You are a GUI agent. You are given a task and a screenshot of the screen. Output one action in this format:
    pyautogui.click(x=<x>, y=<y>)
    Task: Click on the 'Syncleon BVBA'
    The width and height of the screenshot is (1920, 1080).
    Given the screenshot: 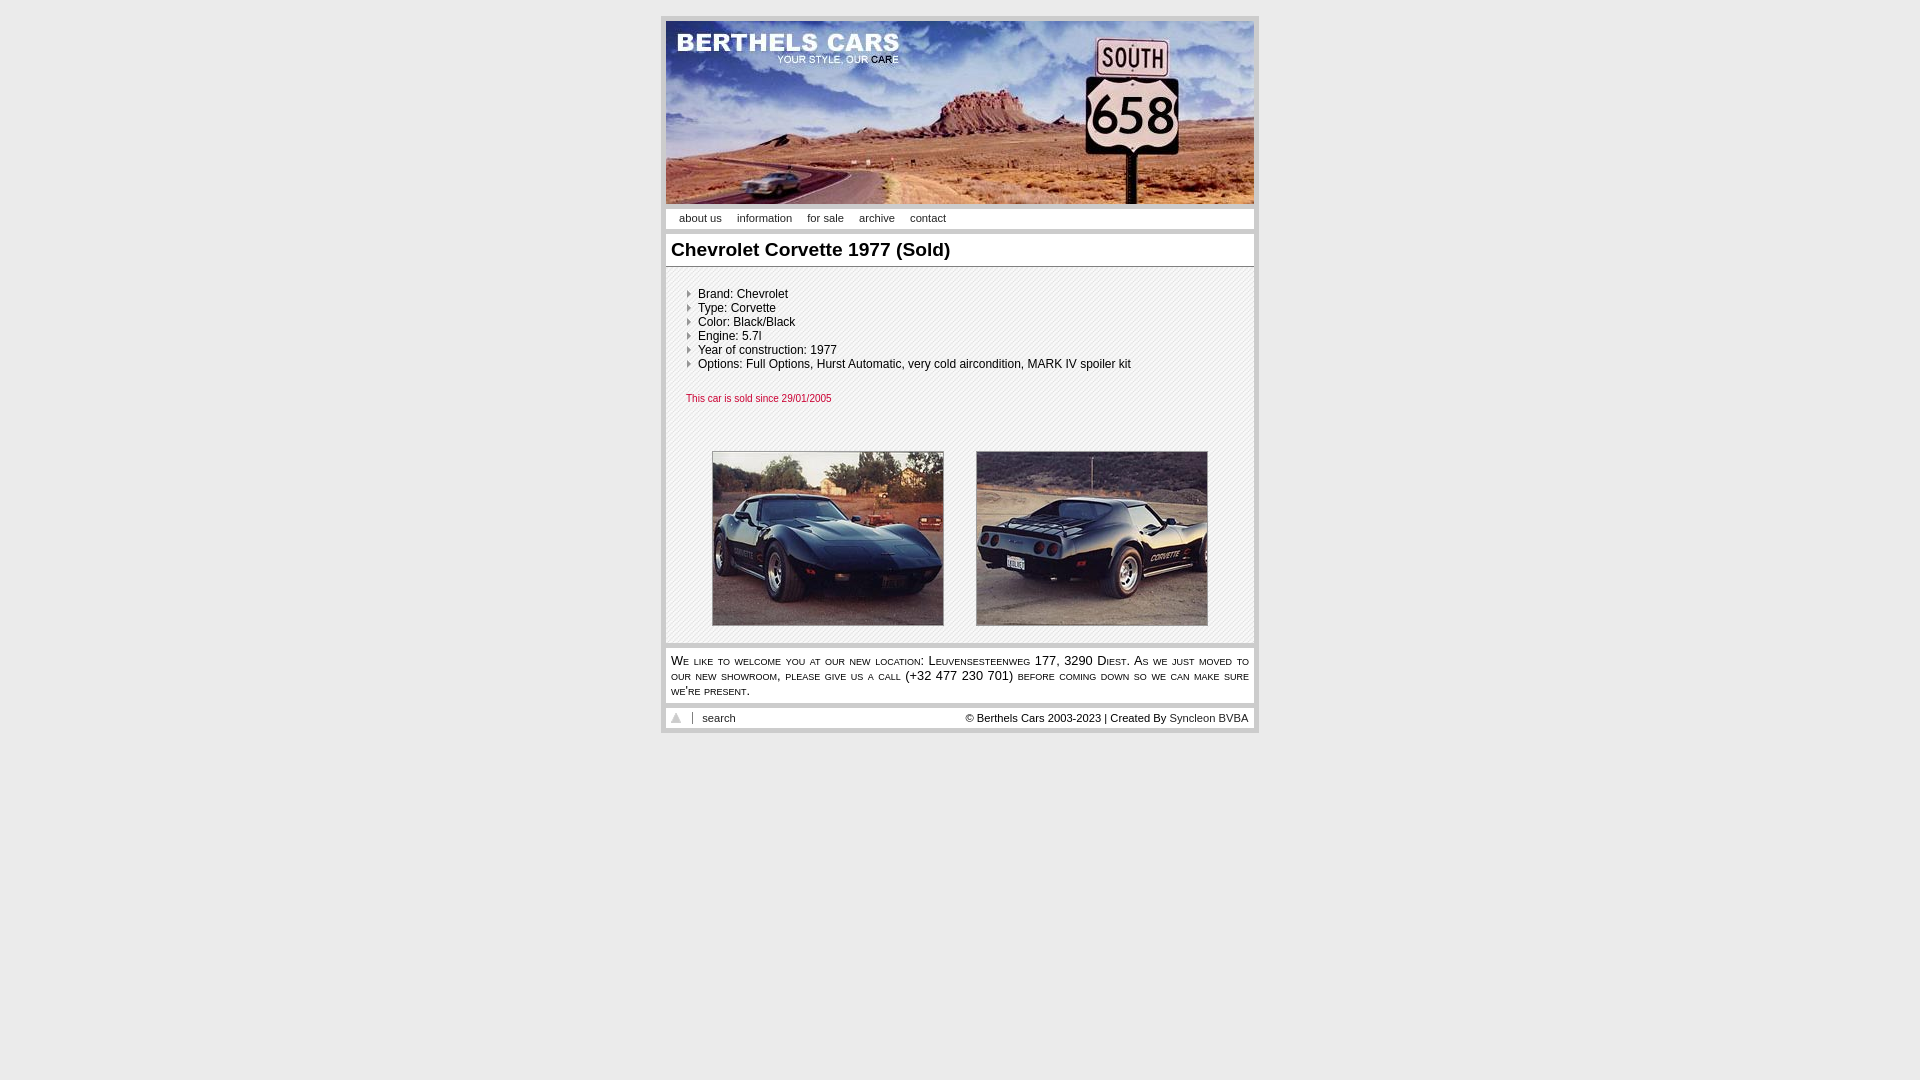 What is the action you would take?
    pyautogui.click(x=1207, y=716)
    